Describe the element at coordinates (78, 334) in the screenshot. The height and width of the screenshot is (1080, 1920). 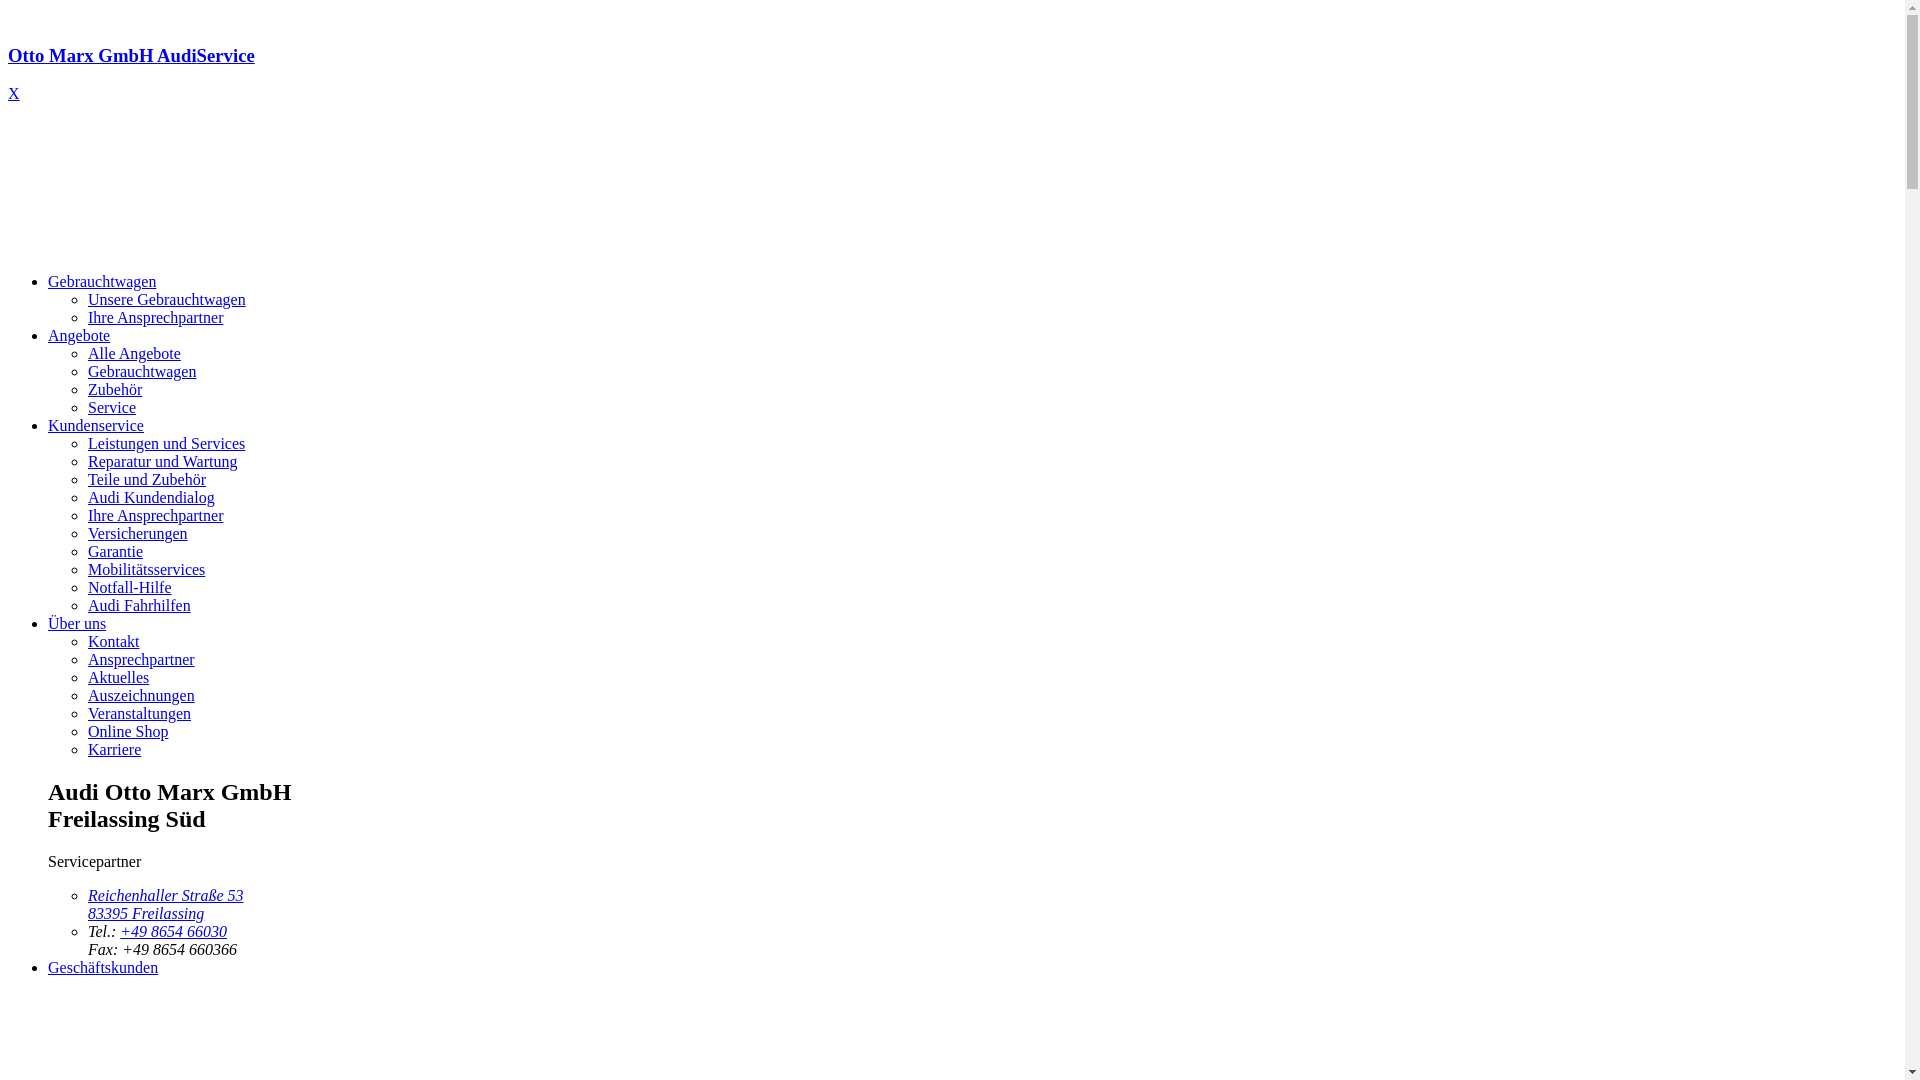
I see `'Angebote'` at that location.